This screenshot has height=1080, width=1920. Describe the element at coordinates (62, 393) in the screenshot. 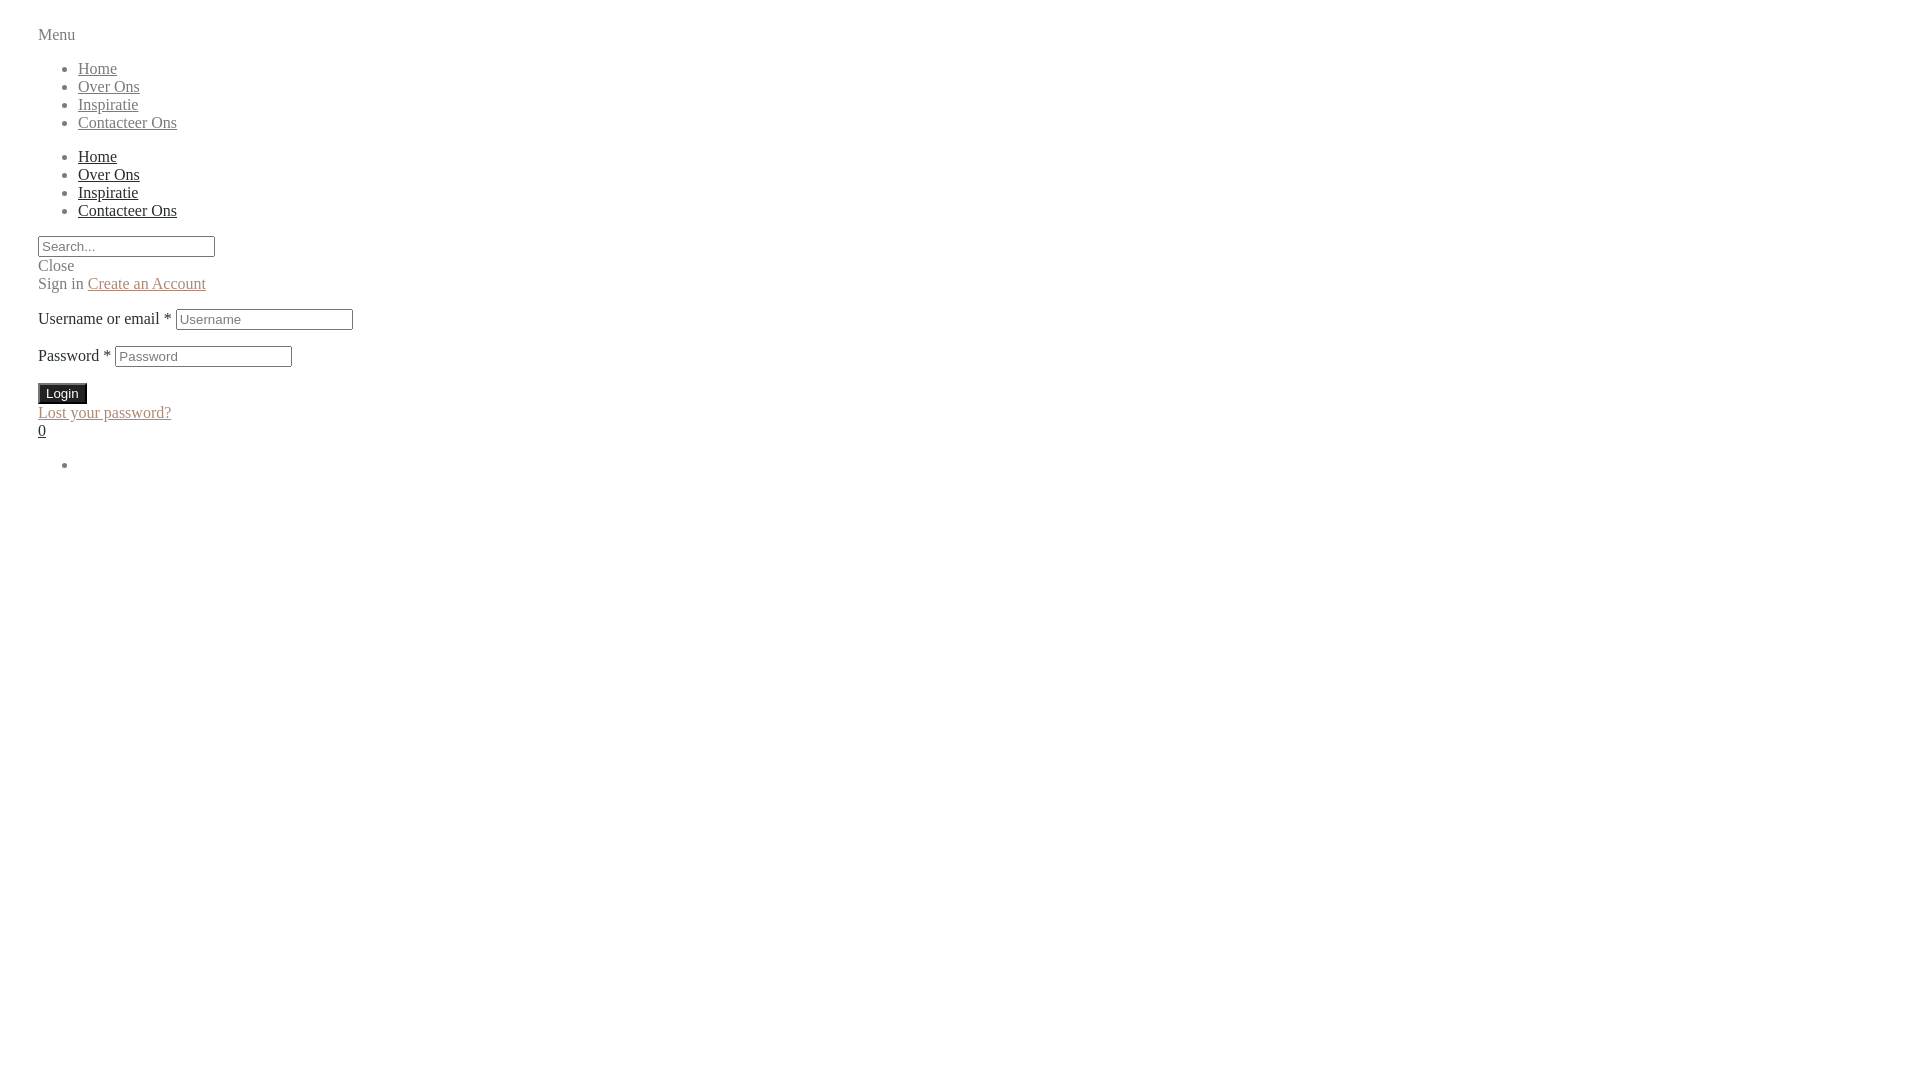

I see `'Login'` at that location.